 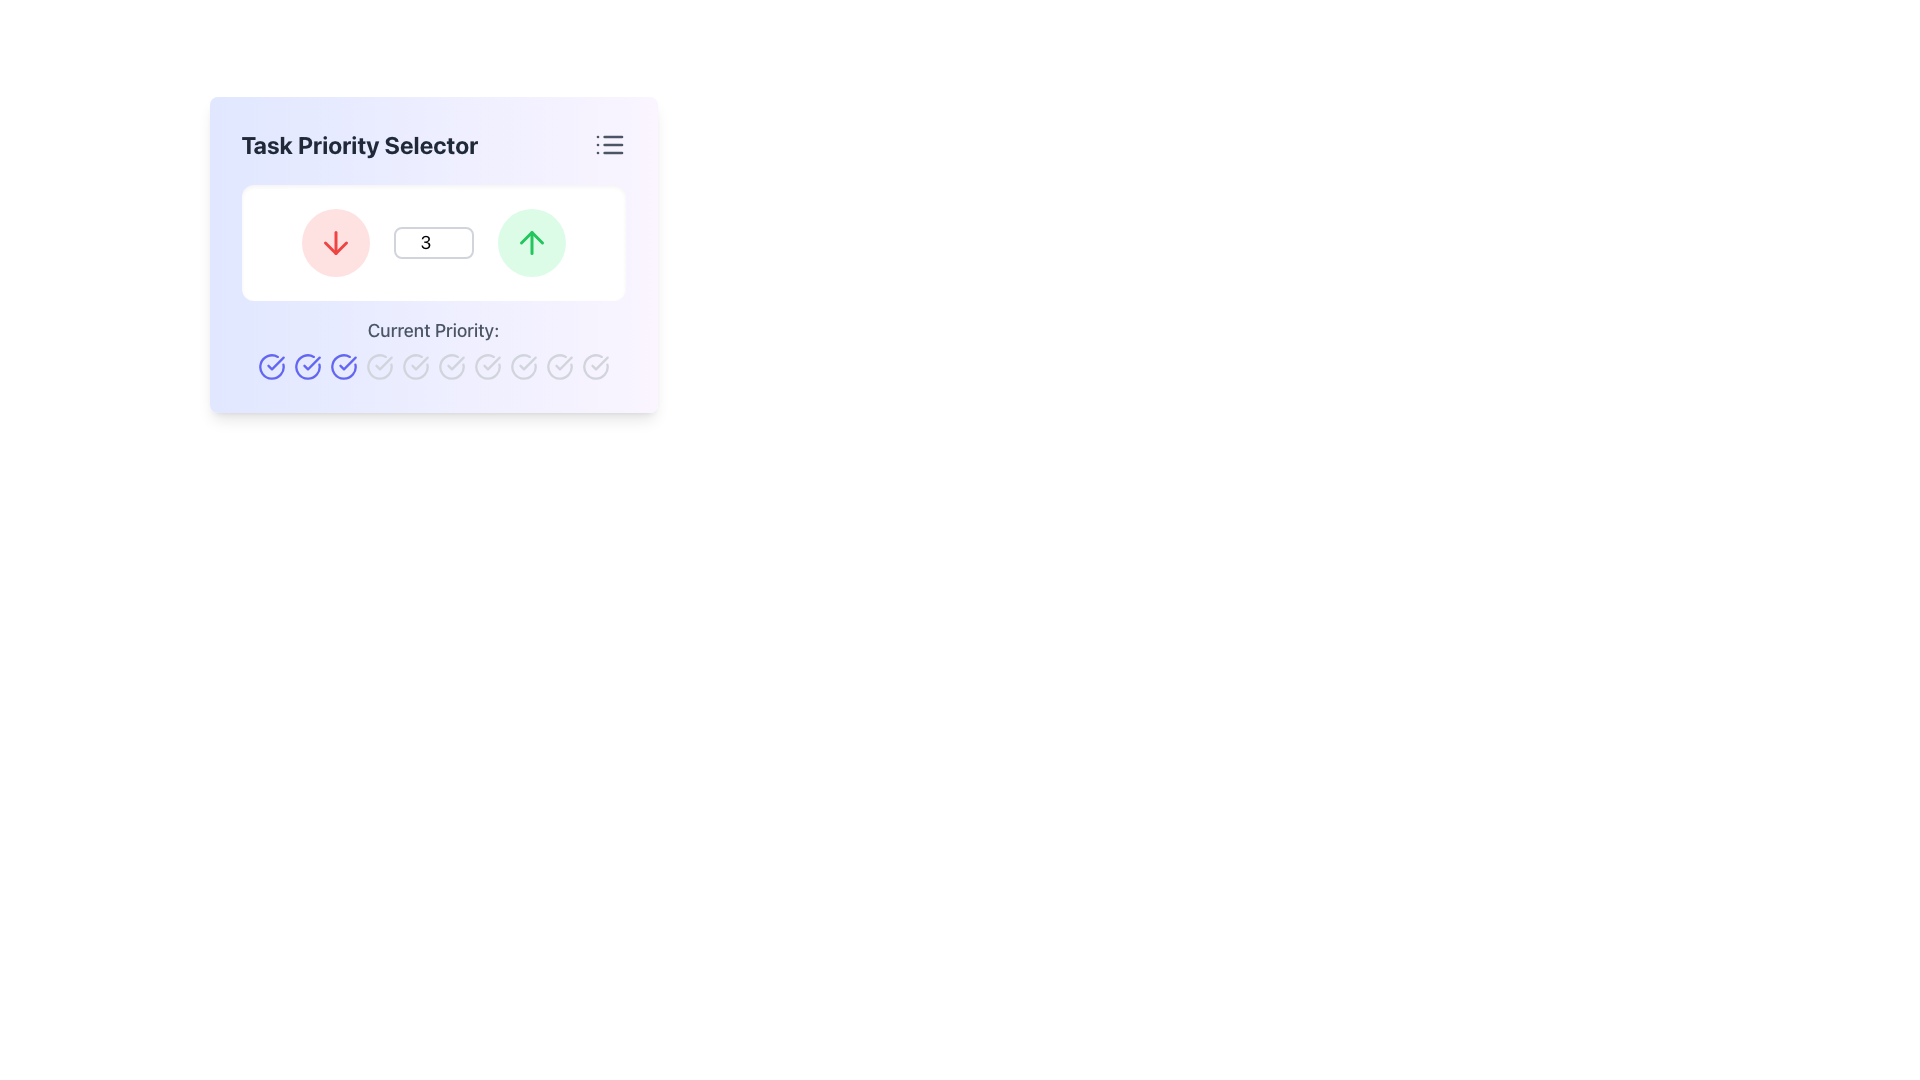 What do you see at coordinates (379, 366) in the screenshot?
I see `the ninth circular icon below the 'Current Priority' label` at bounding box center [379, 366].